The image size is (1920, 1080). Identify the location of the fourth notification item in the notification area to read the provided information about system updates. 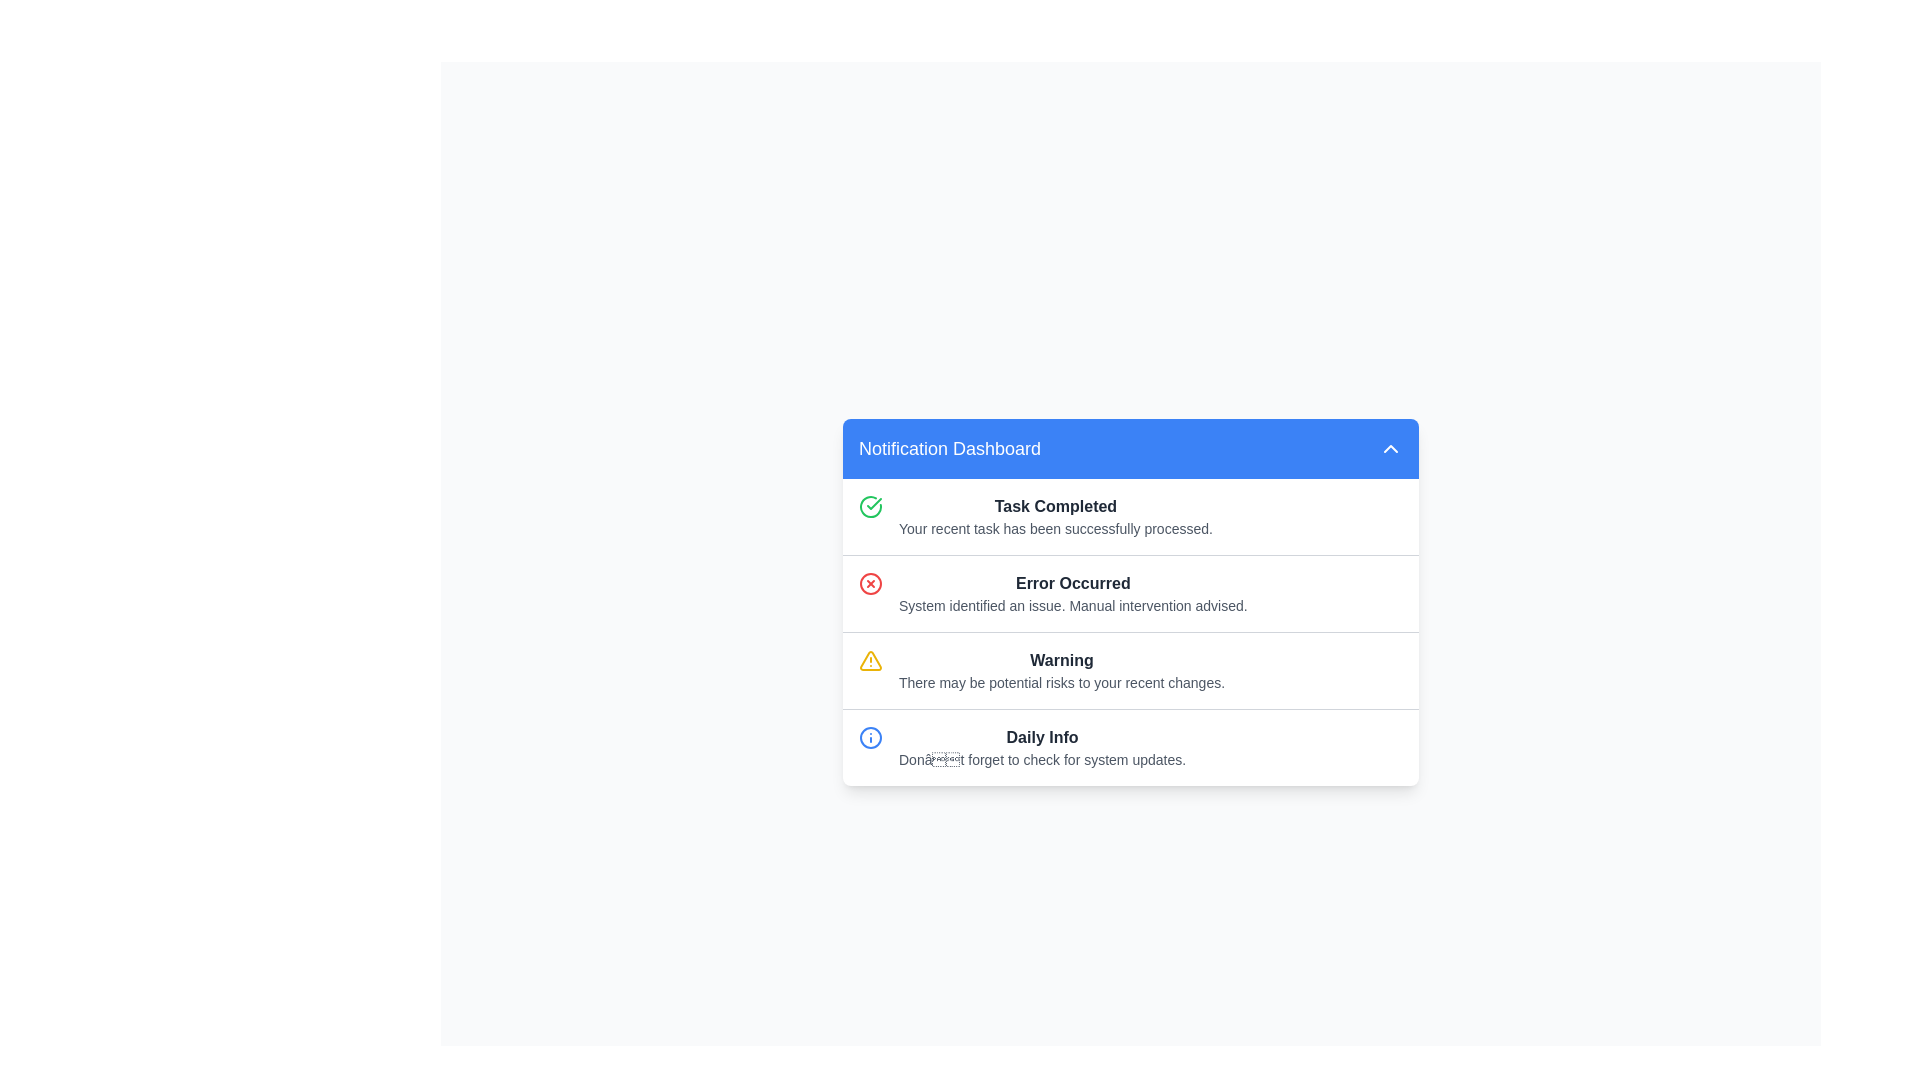
(1131, 747).